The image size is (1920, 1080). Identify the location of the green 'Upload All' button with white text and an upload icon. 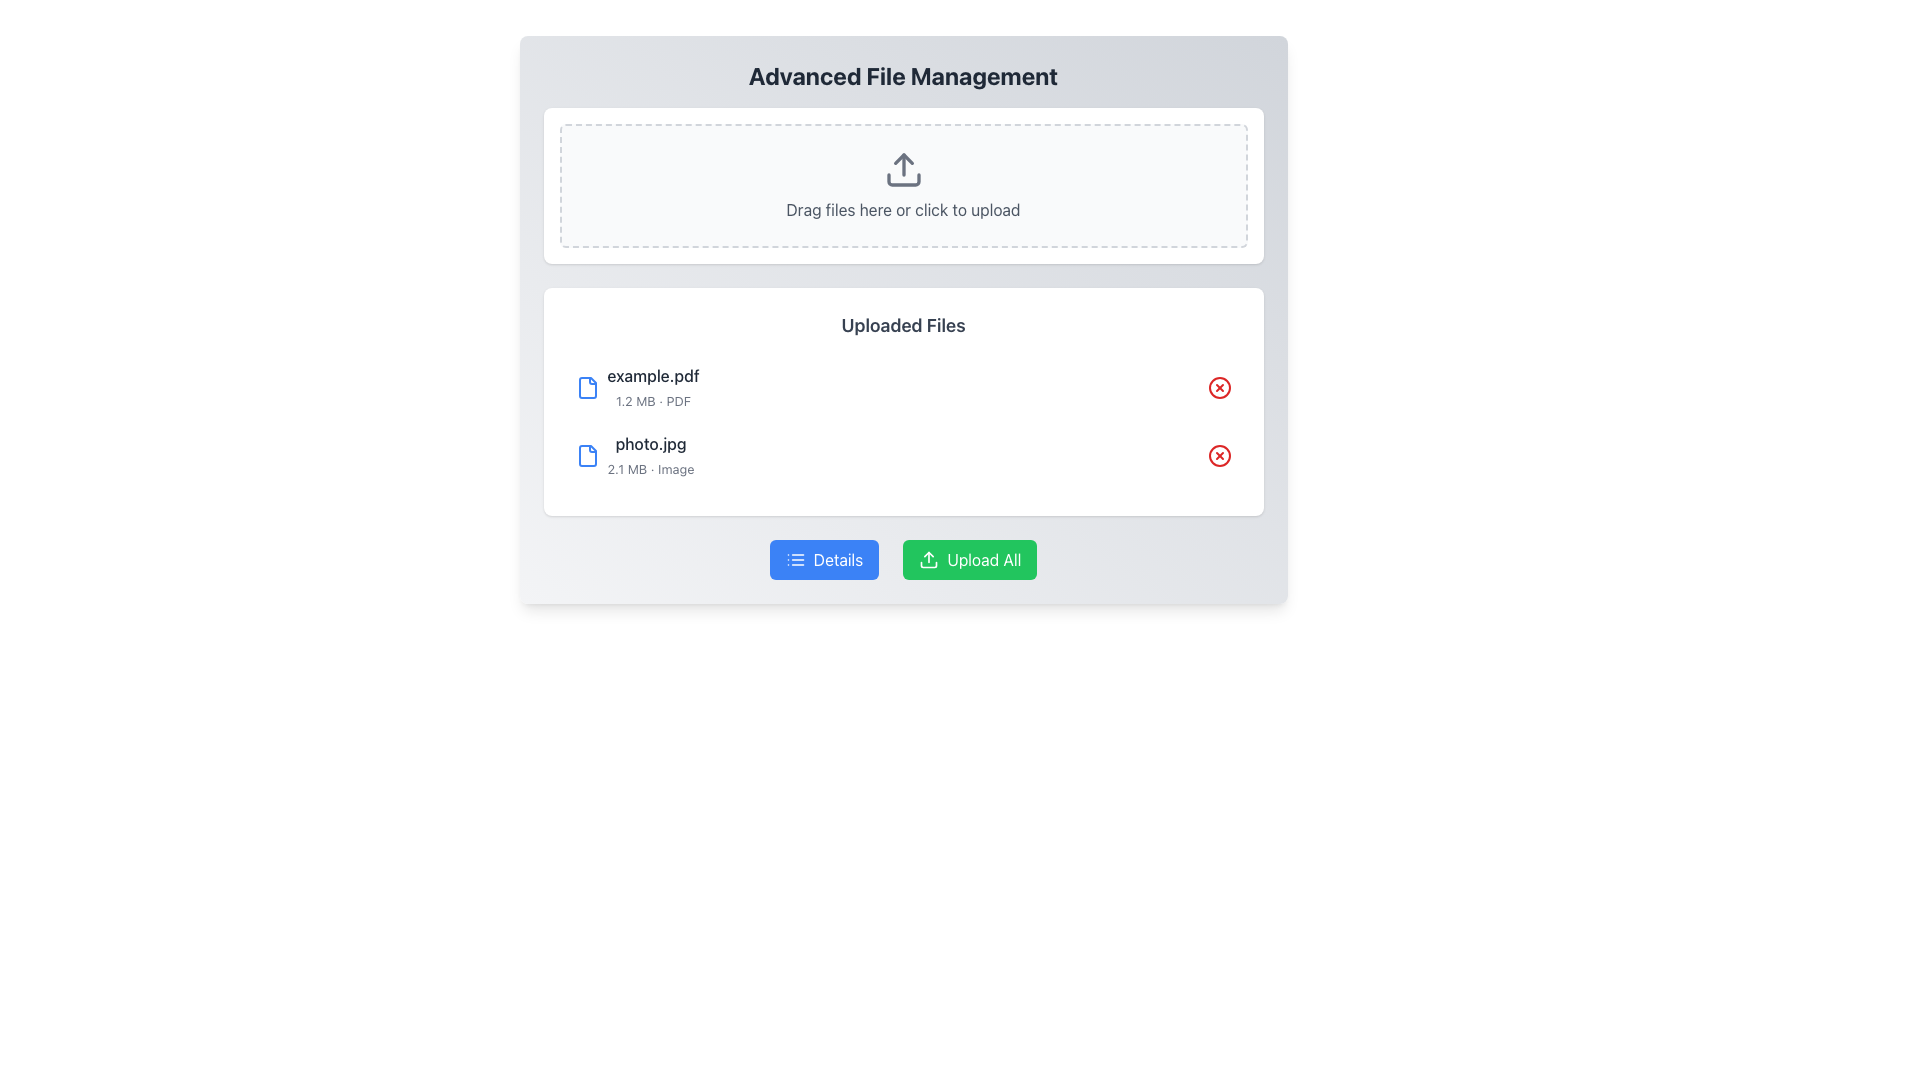
(969, 559).